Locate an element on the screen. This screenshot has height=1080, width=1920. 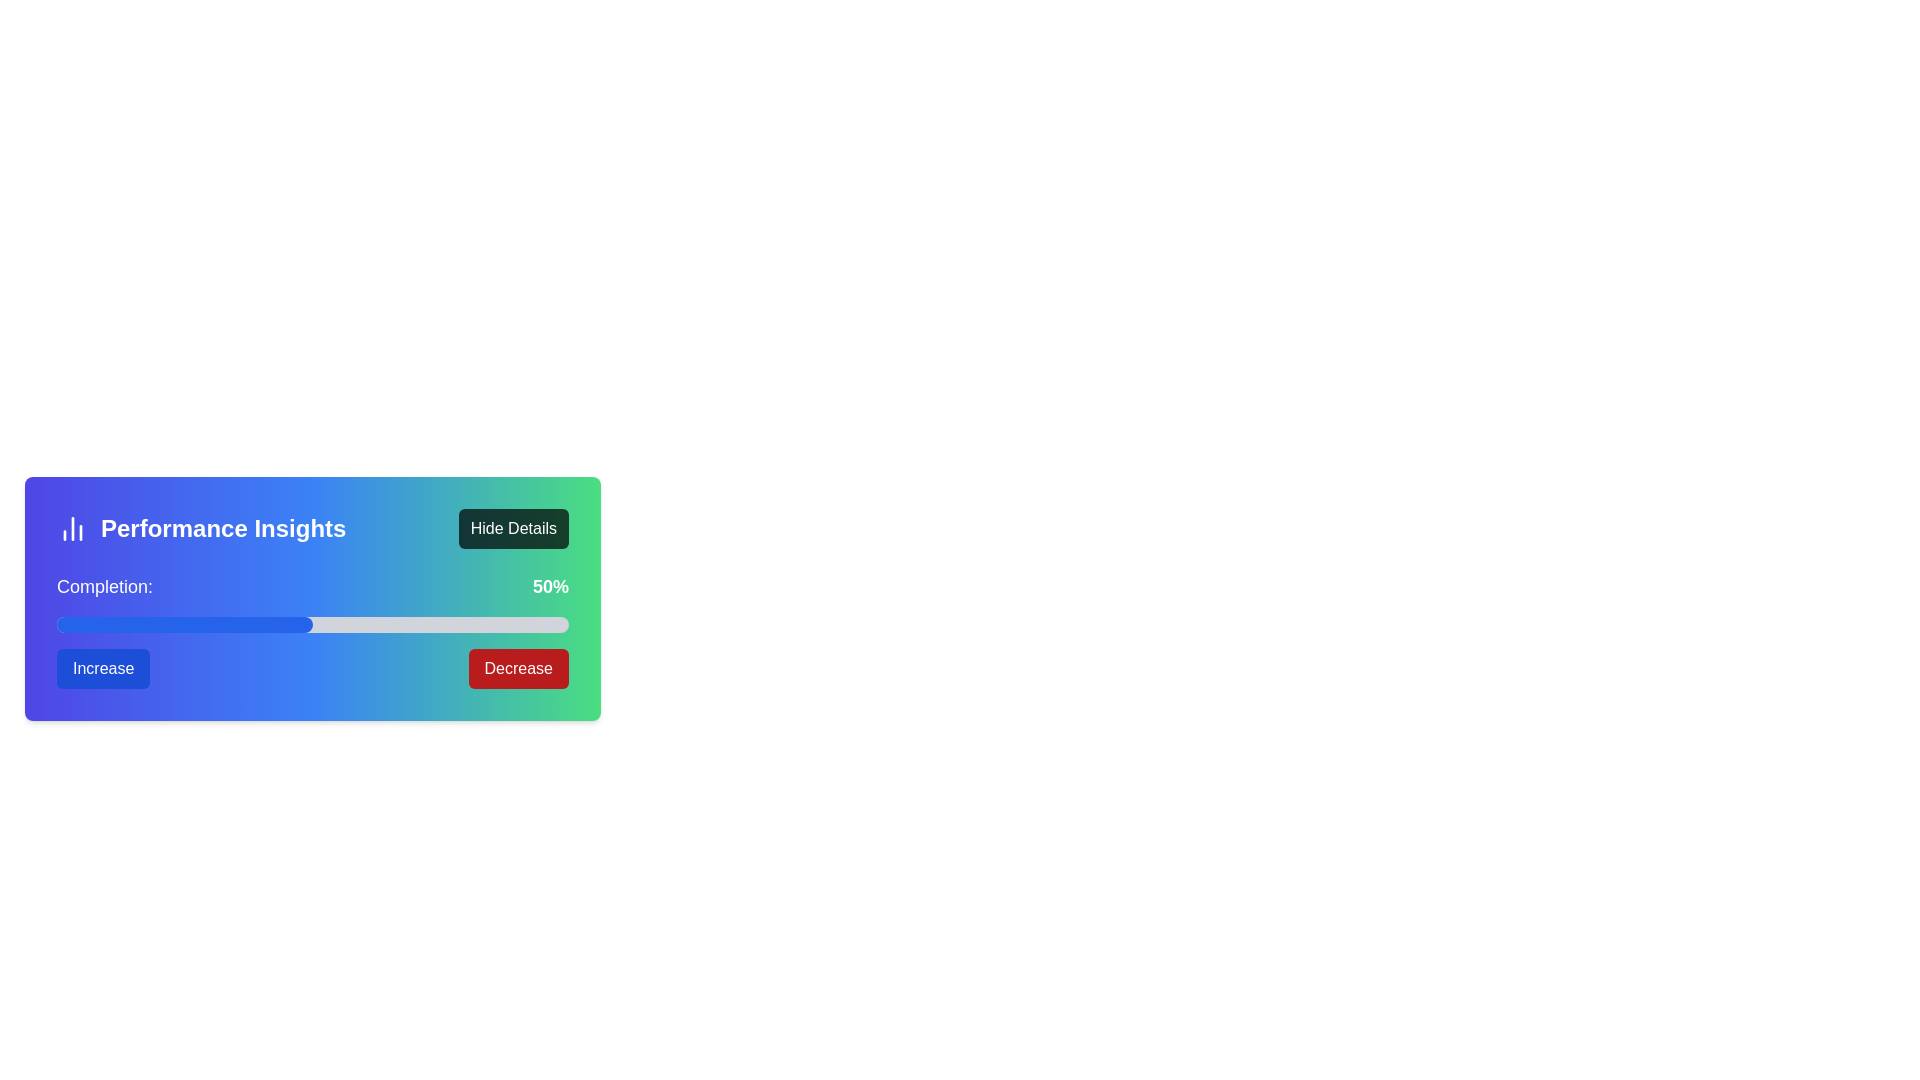
the blue 'Increase' button with white text located at the bottom left of the 'Performance Insights' section is located at coordinates (102, 668).